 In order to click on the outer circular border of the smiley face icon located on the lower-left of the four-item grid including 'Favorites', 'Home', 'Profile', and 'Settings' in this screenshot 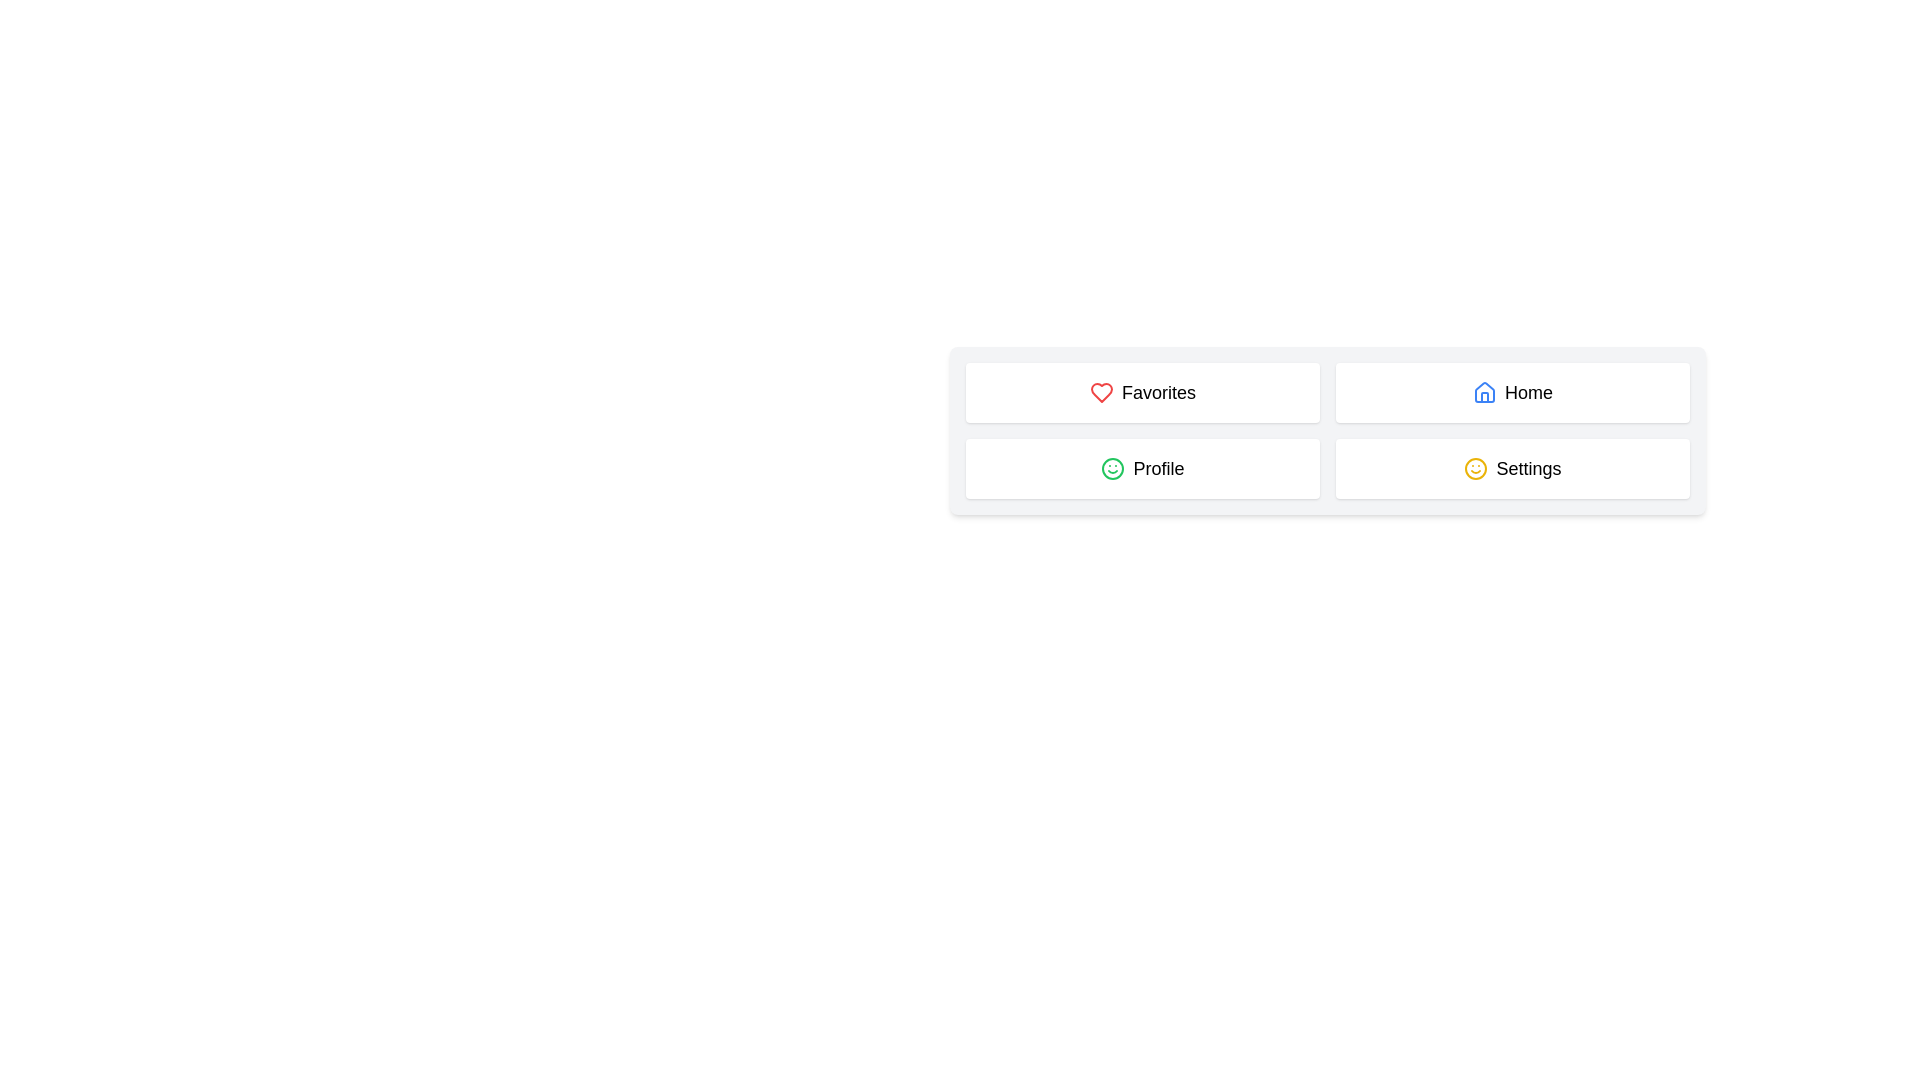, I will do `click(1476, 469)`.